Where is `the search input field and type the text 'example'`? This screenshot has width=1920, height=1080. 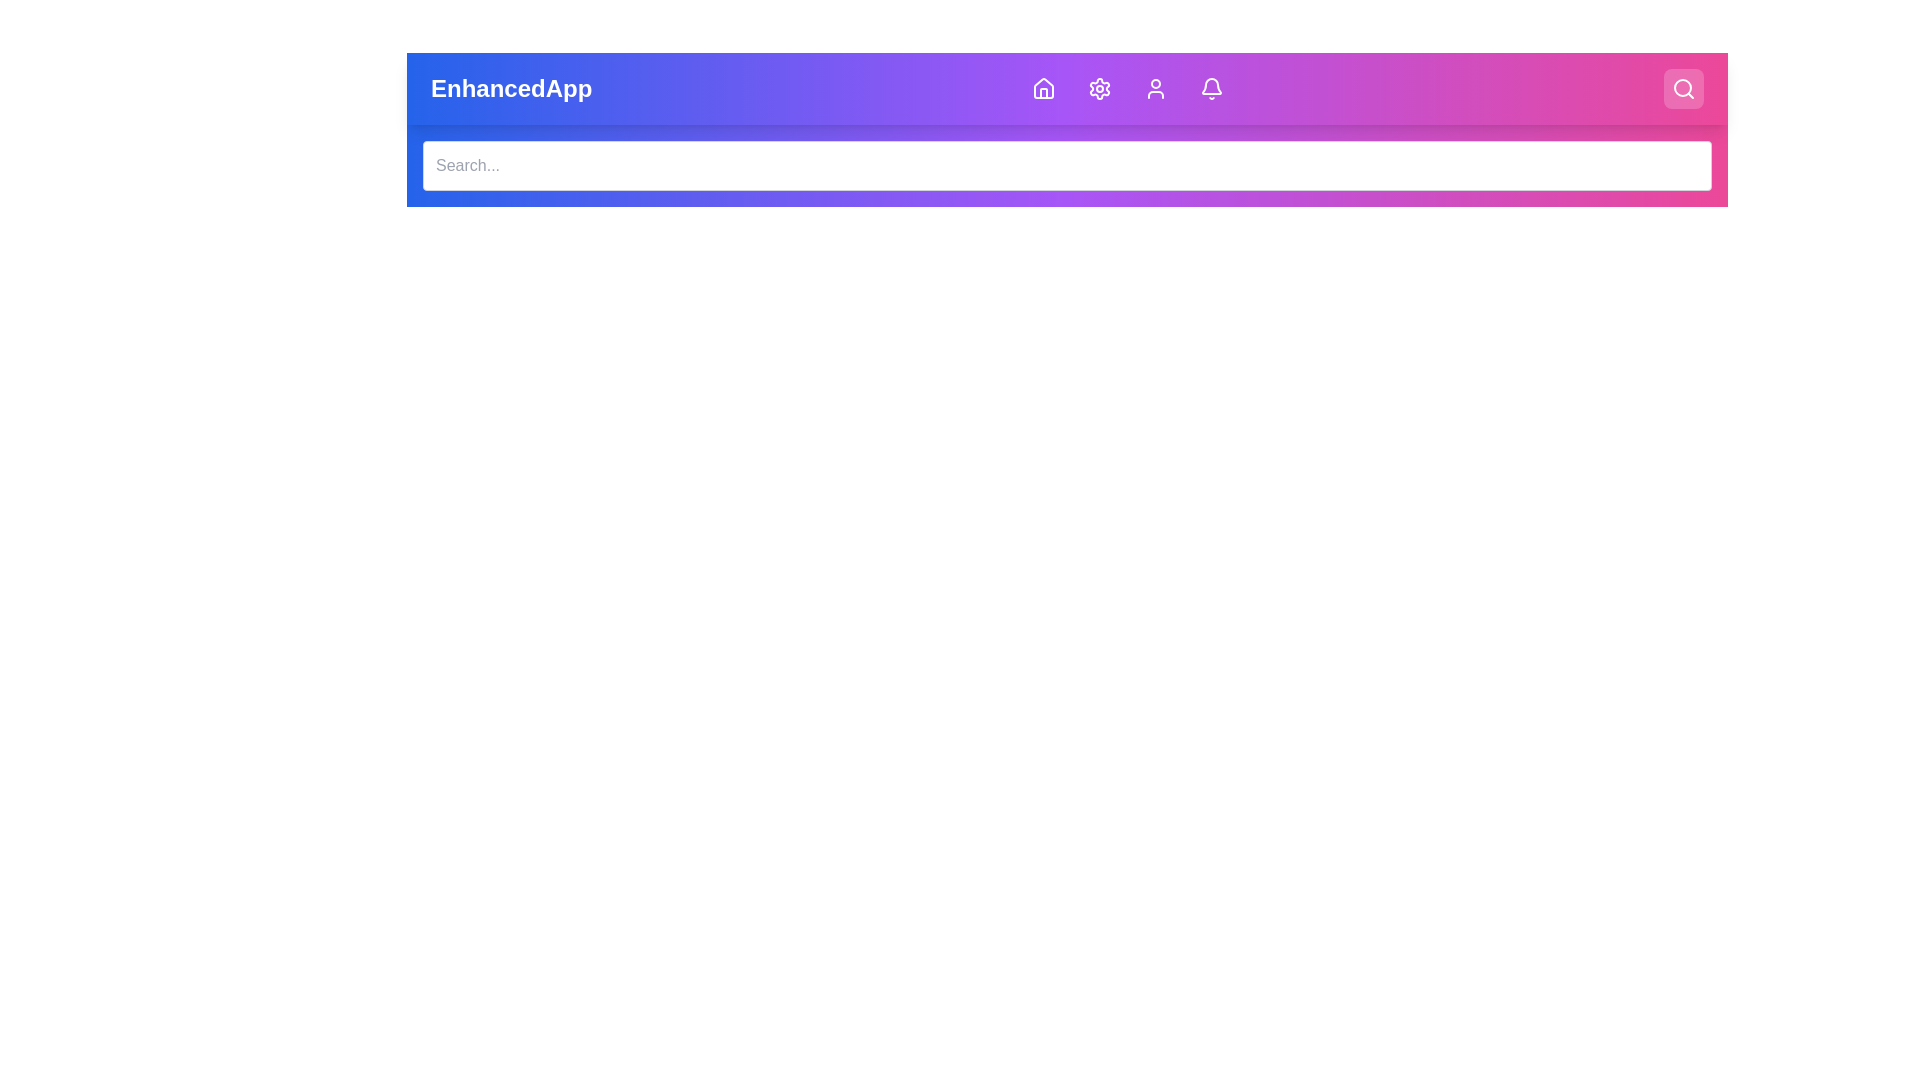
the search input field and type the text 'example' is located at coordinates (1066, 164).